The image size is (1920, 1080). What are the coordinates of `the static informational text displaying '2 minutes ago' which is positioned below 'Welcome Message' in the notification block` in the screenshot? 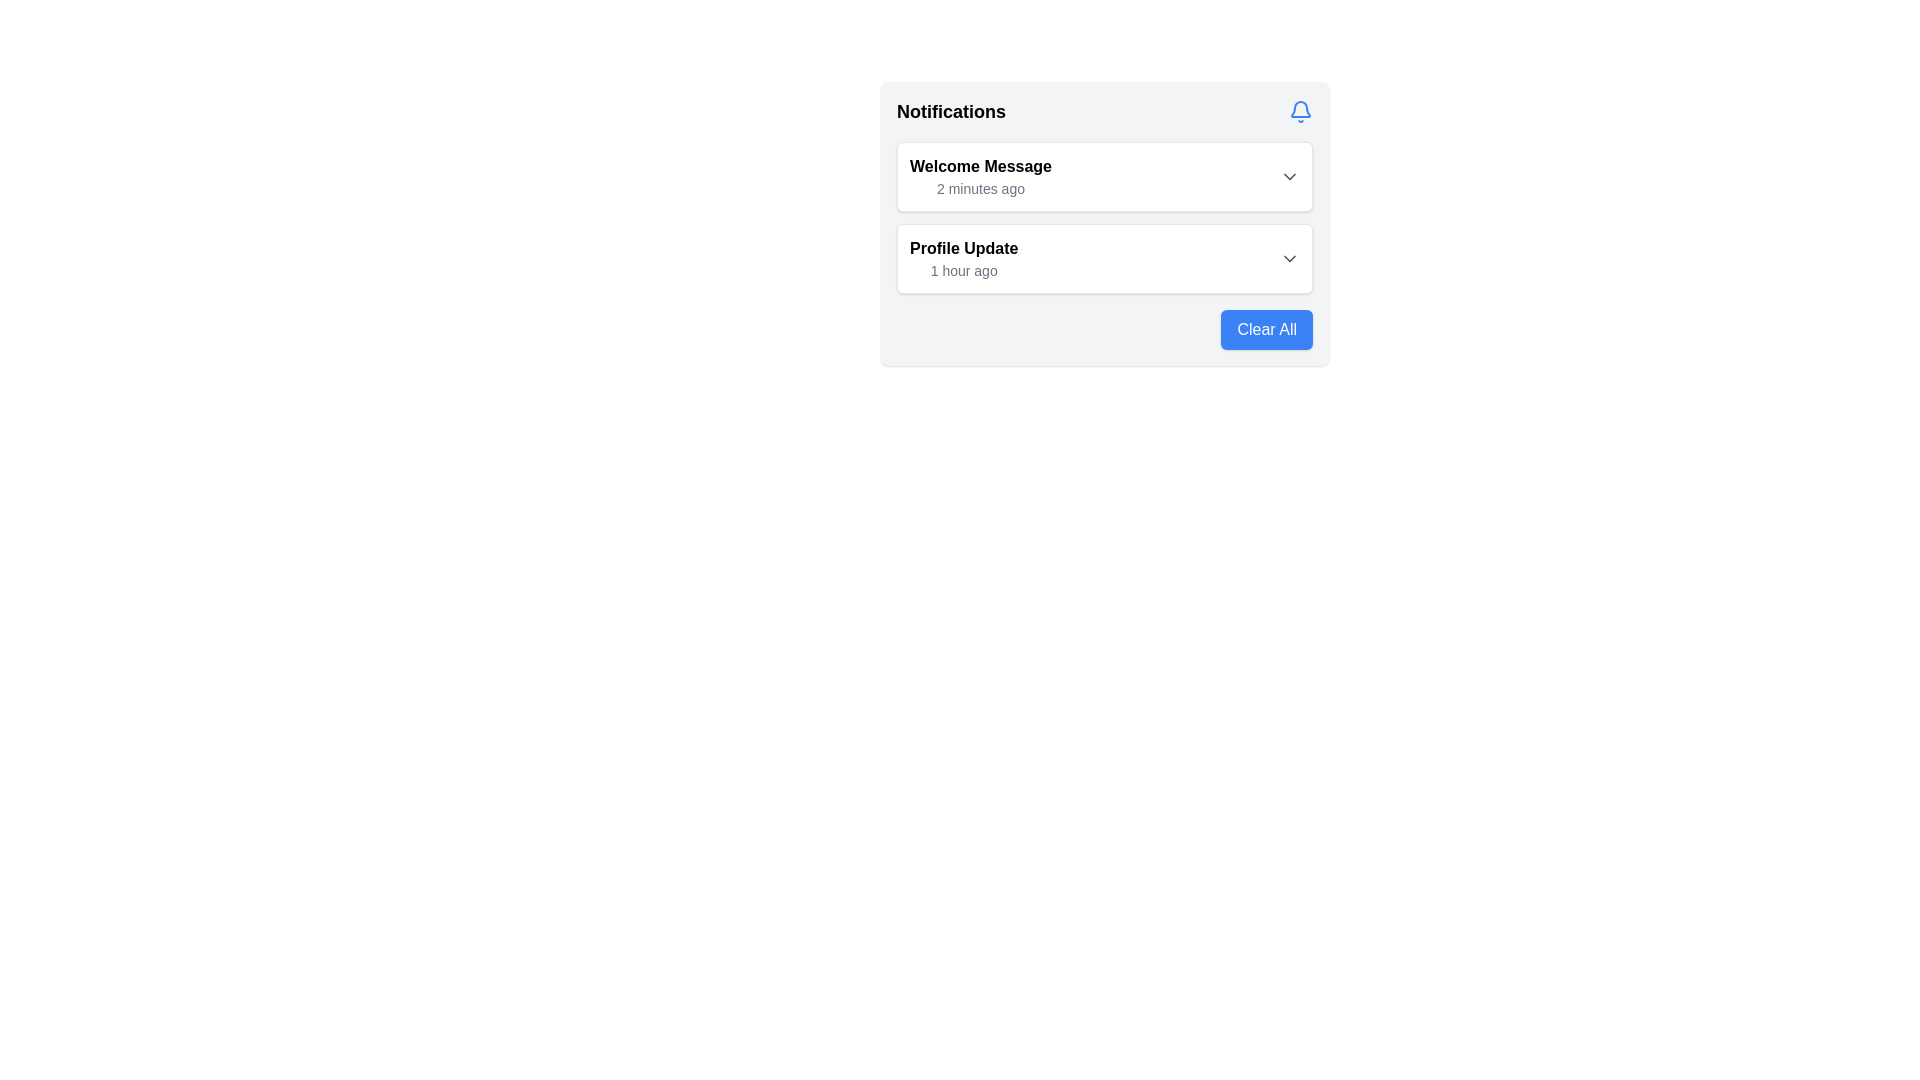 It's located at (980, 189).